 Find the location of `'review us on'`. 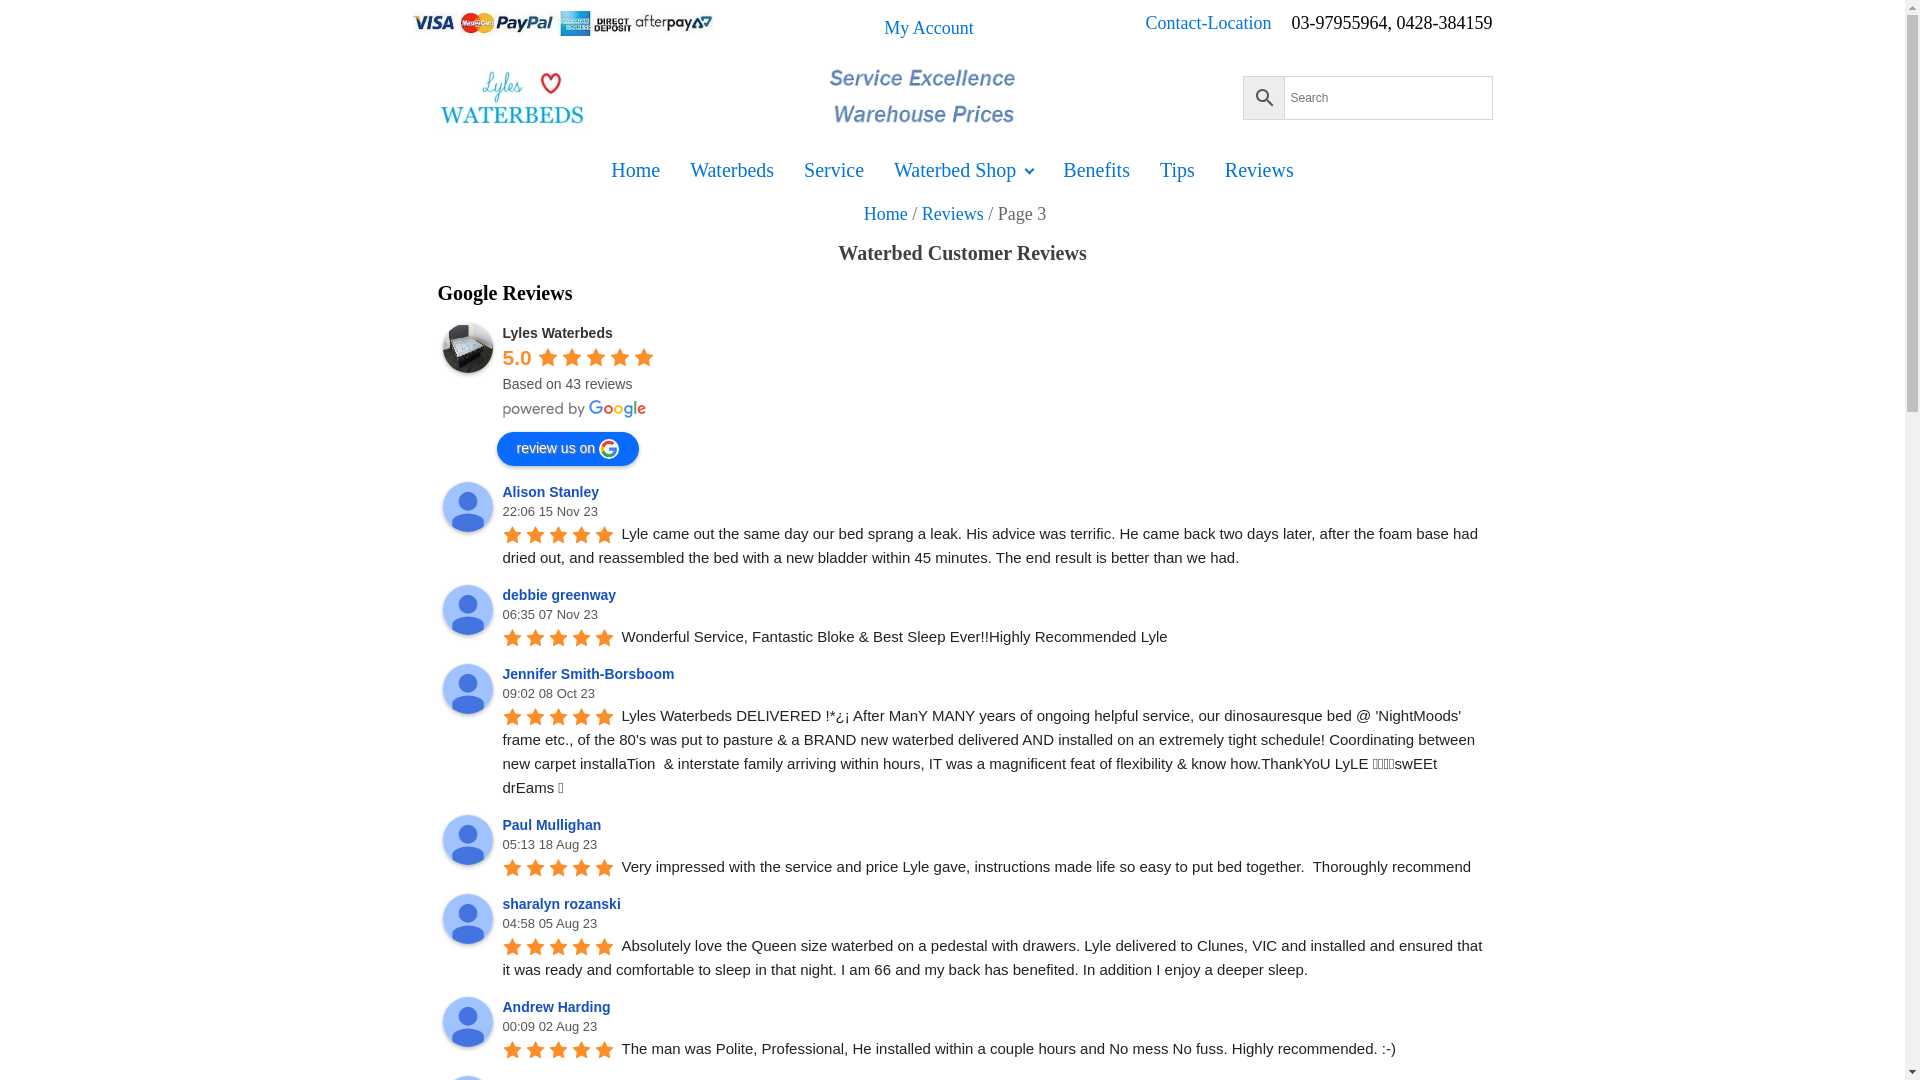

'review us on' is located at coordinates (566, 447).